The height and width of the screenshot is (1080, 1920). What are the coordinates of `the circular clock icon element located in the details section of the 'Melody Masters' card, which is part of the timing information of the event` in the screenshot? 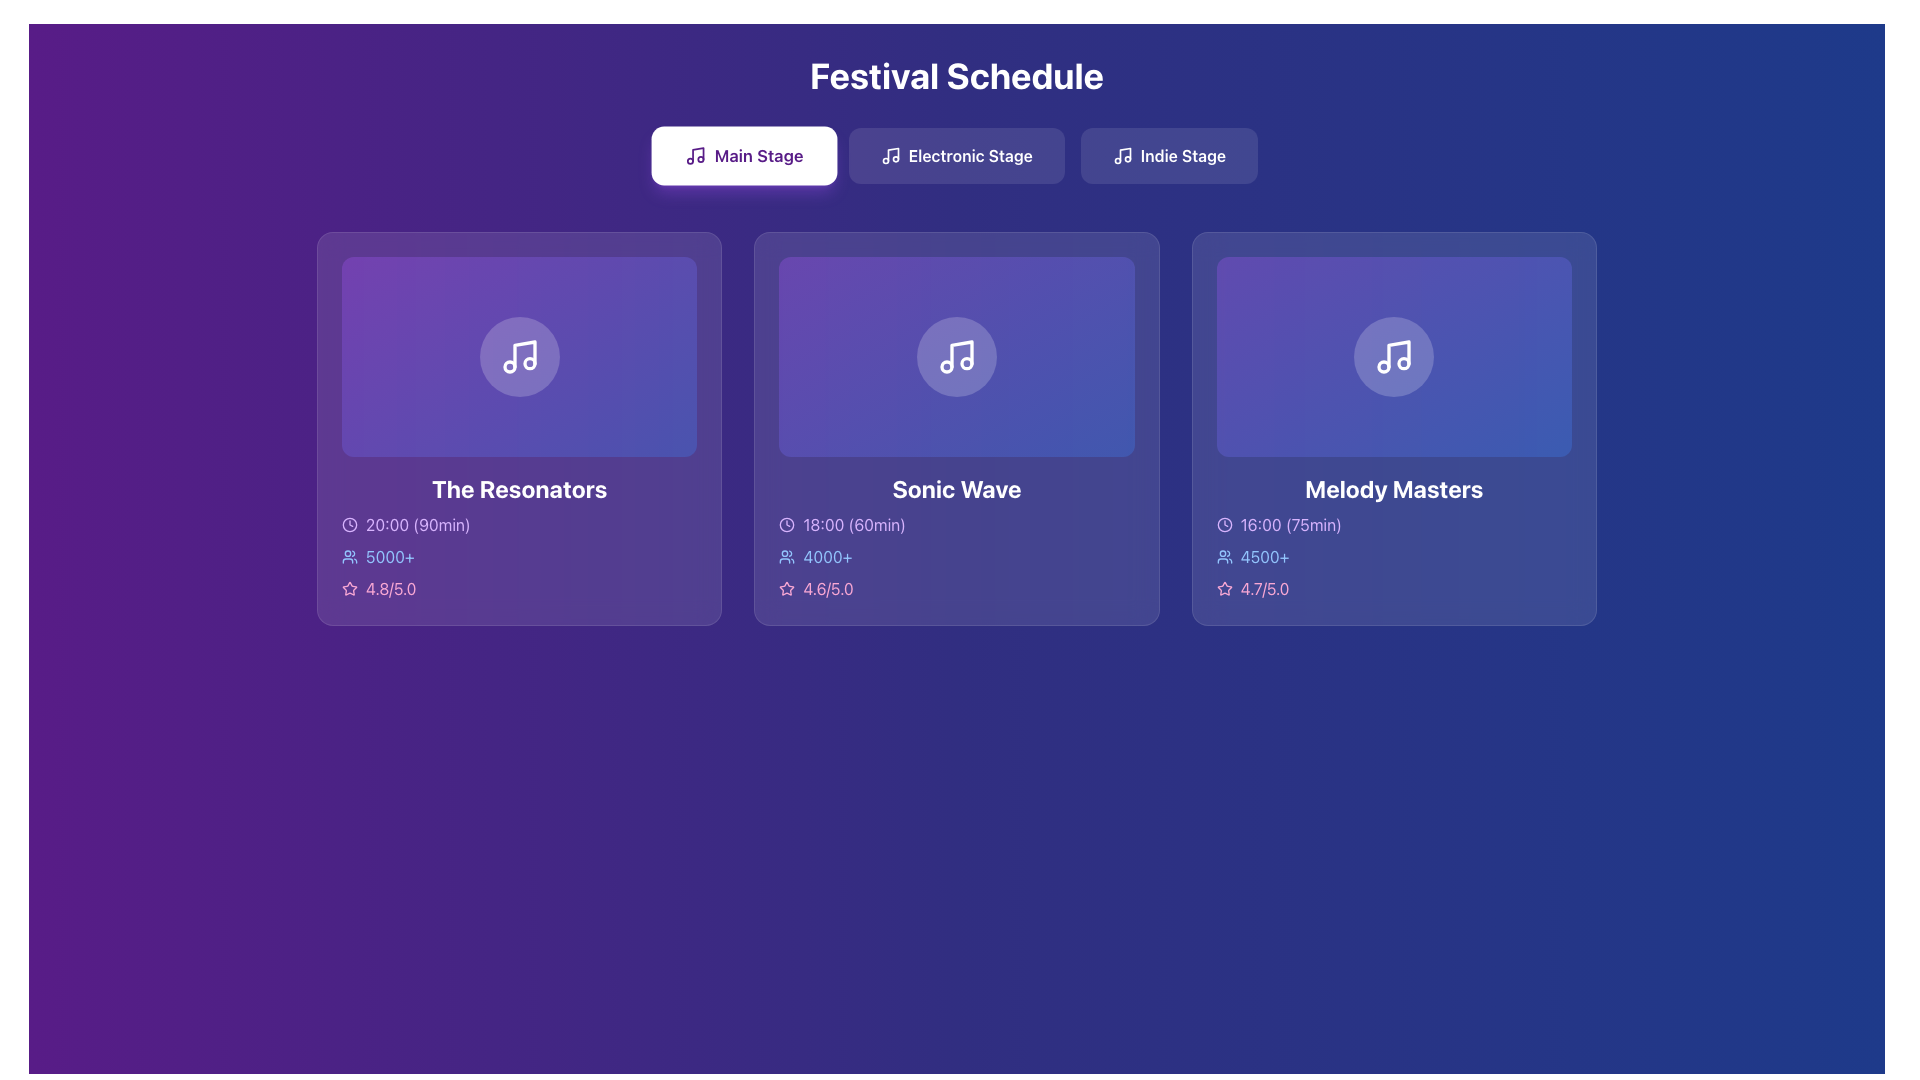 It's located at (1223, 523).